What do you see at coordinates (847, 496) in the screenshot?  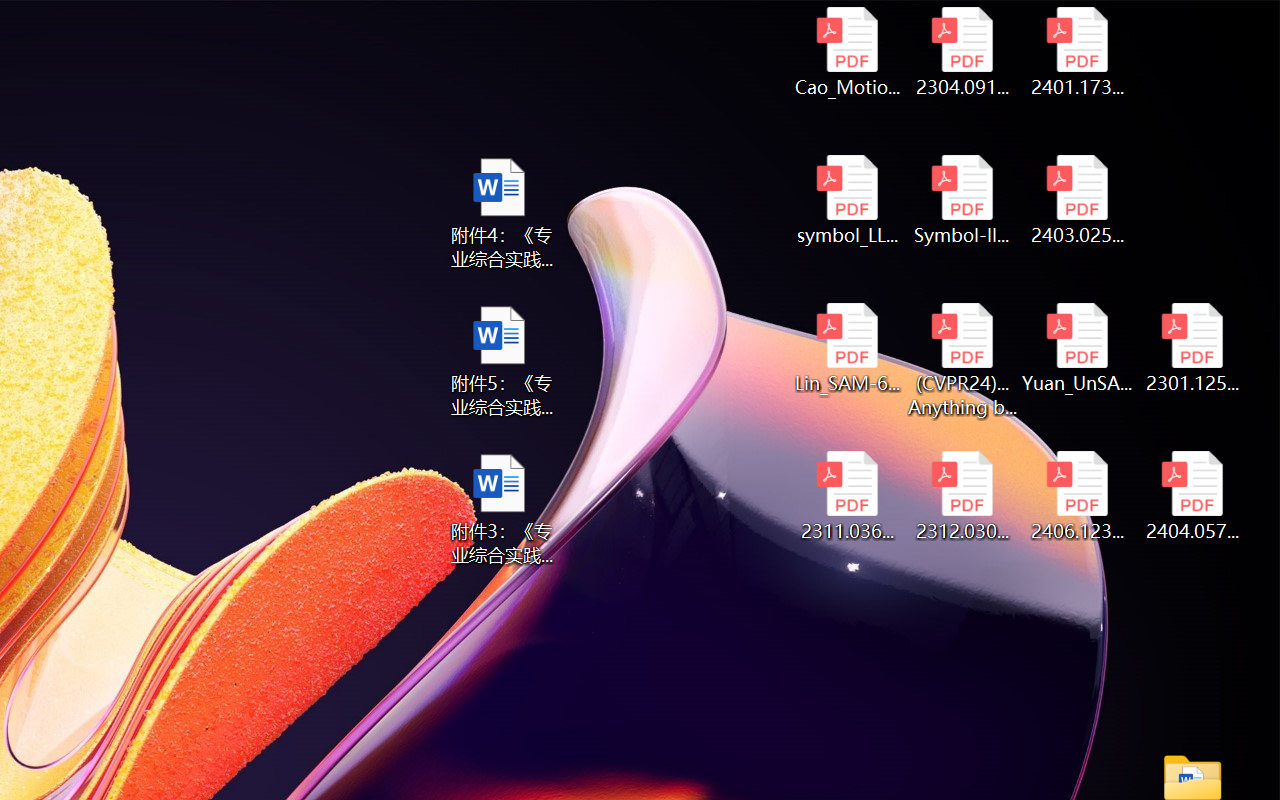 I see `'2311.03658v2.pdf'` at bounding box center [847, 496].